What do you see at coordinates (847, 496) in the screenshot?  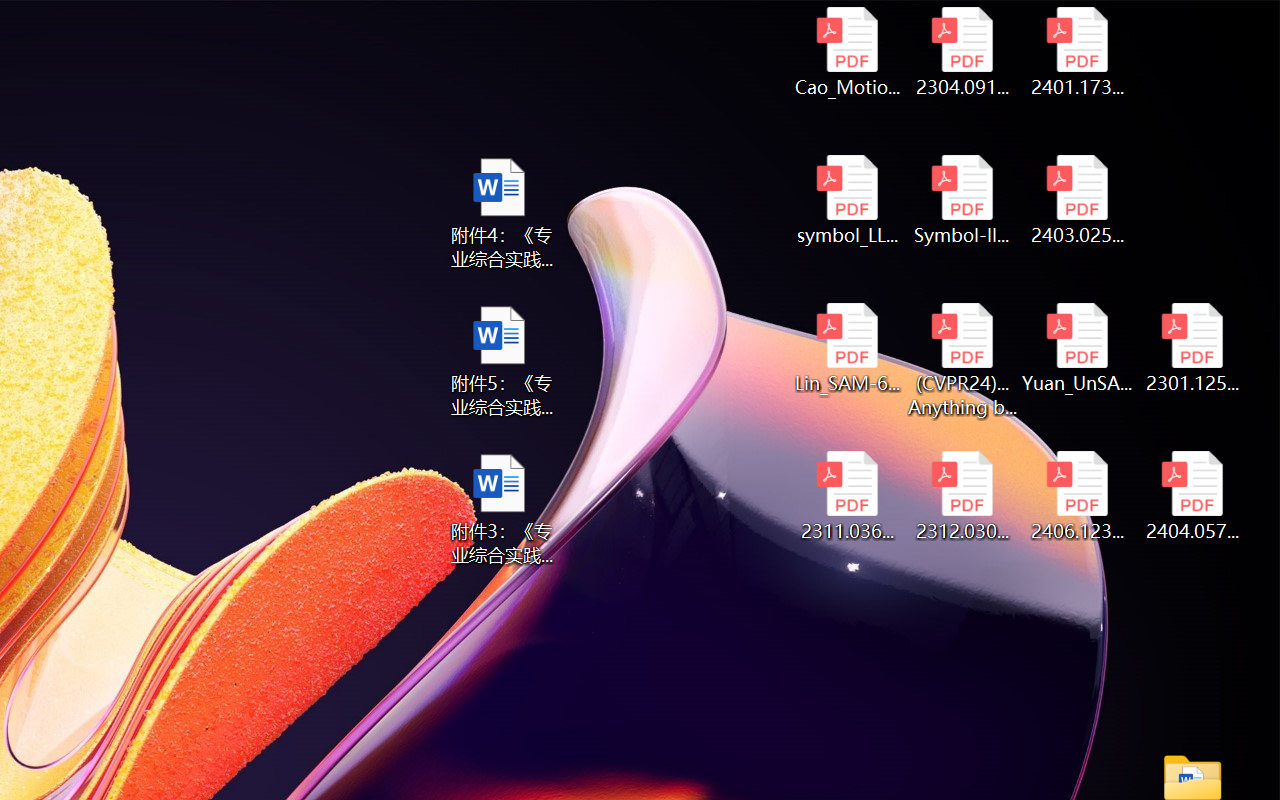 I see `'2311.03658v2.pdf'` at bounding box center [847, 496].